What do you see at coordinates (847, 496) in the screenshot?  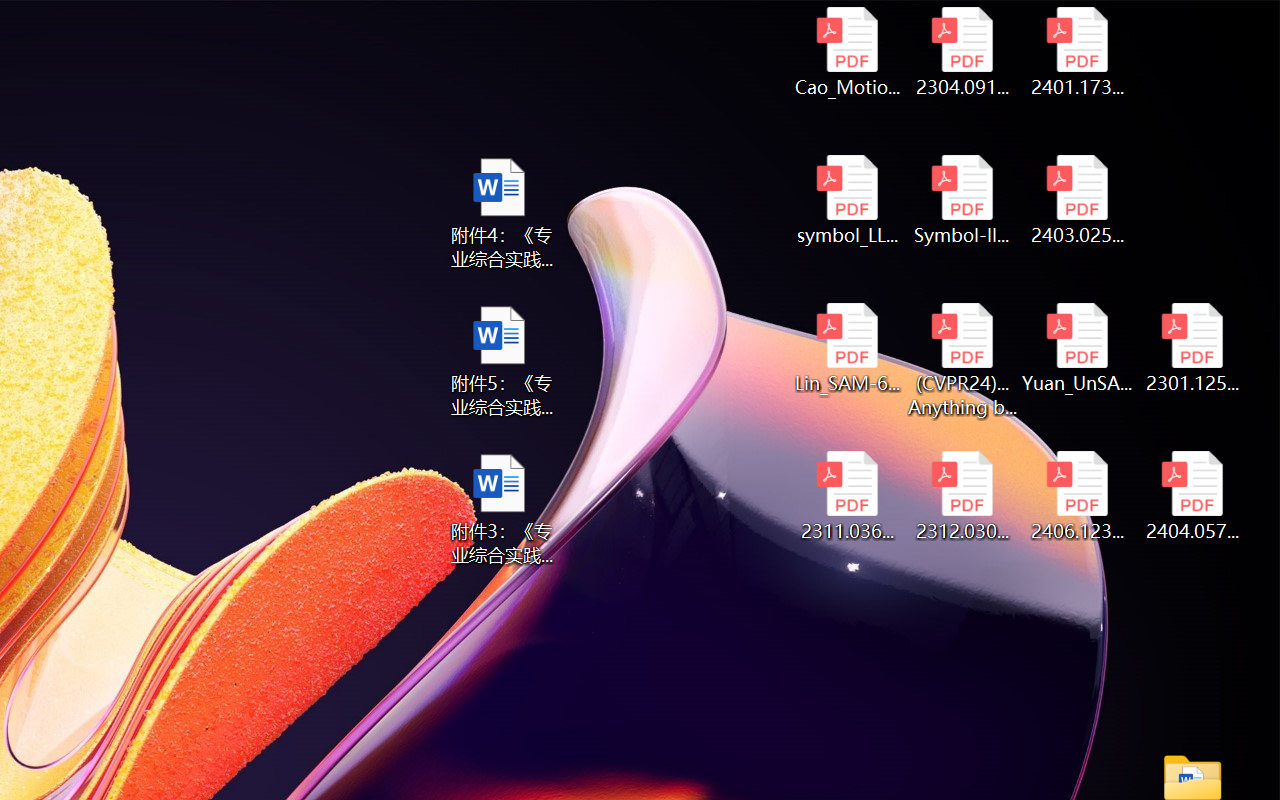 I see `'2311.03658v2.pdf'` at bounding box center [847, 496].